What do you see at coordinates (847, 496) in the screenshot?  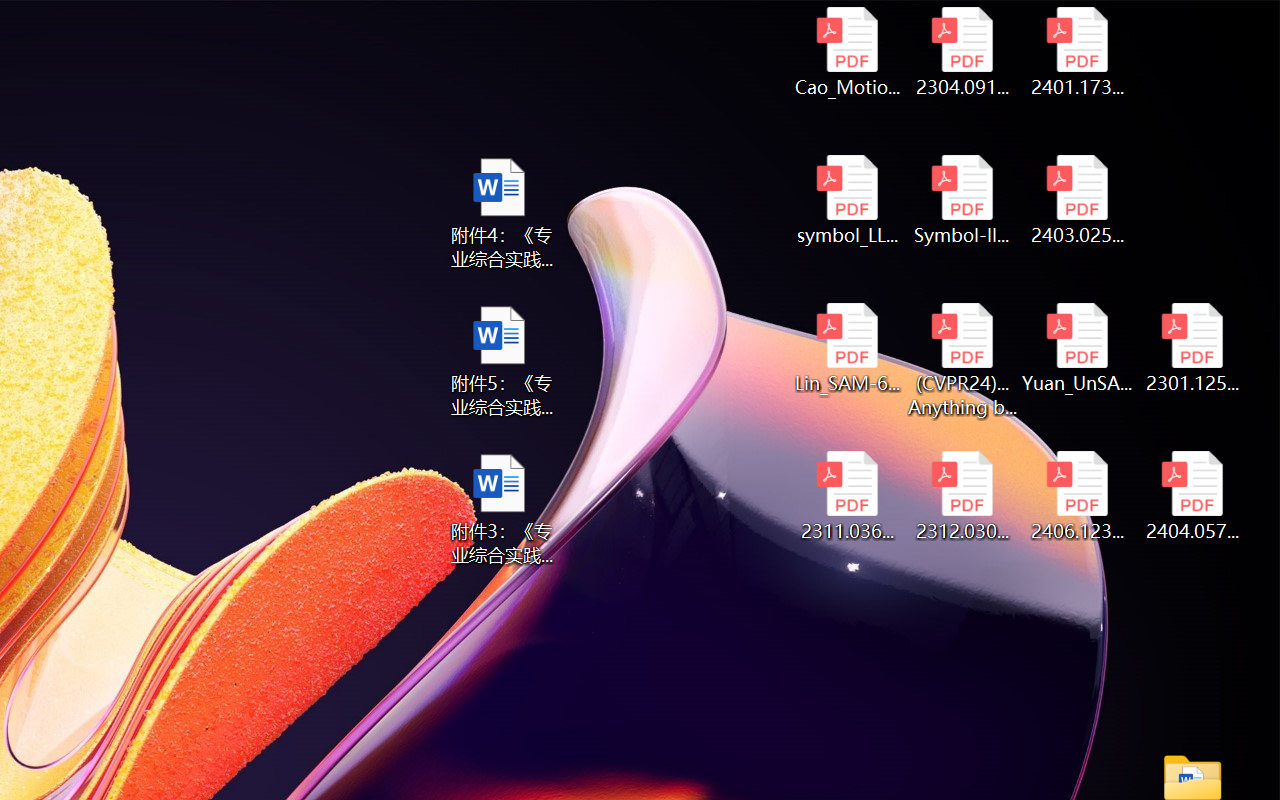 I see `'2311.03658v2.pdf'` at bounding box center [847, 496].